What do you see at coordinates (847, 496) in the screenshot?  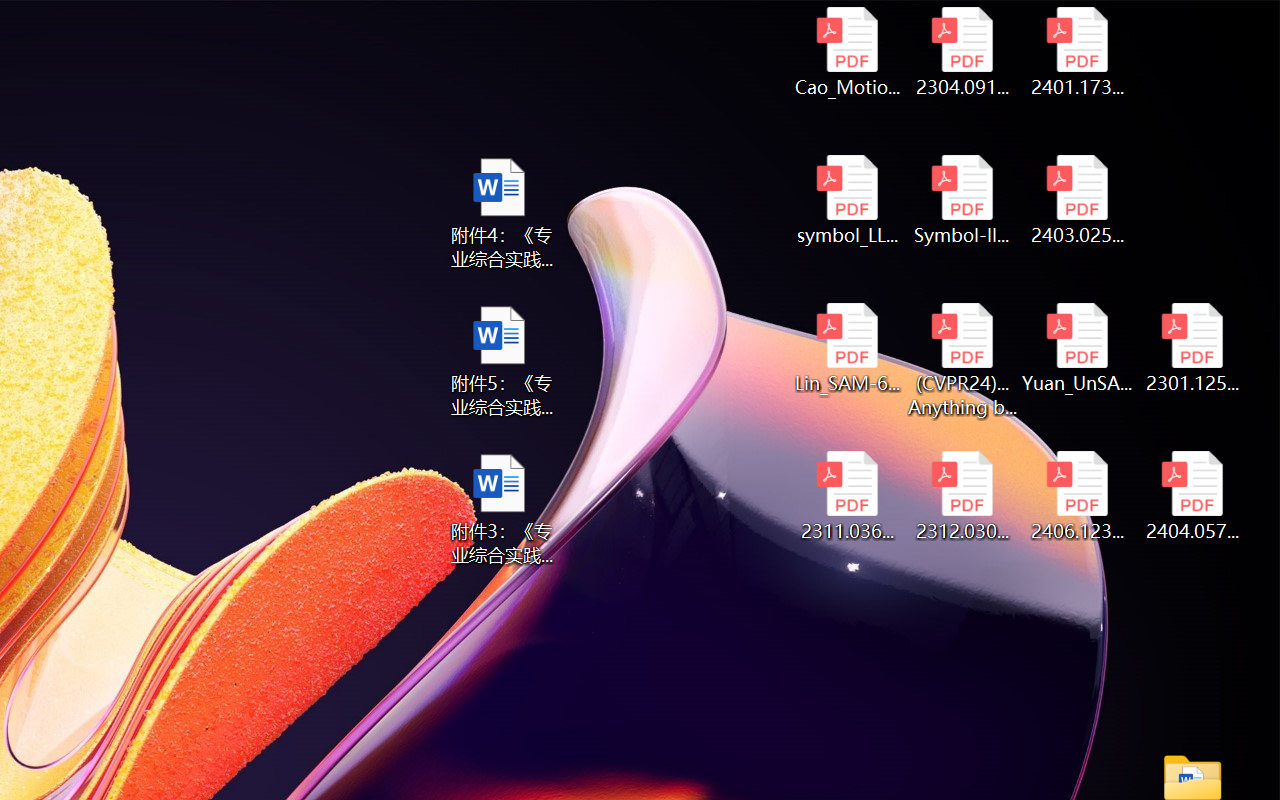 I see `'2311.03658v2.pdf'` at bounding box center [847, 496].